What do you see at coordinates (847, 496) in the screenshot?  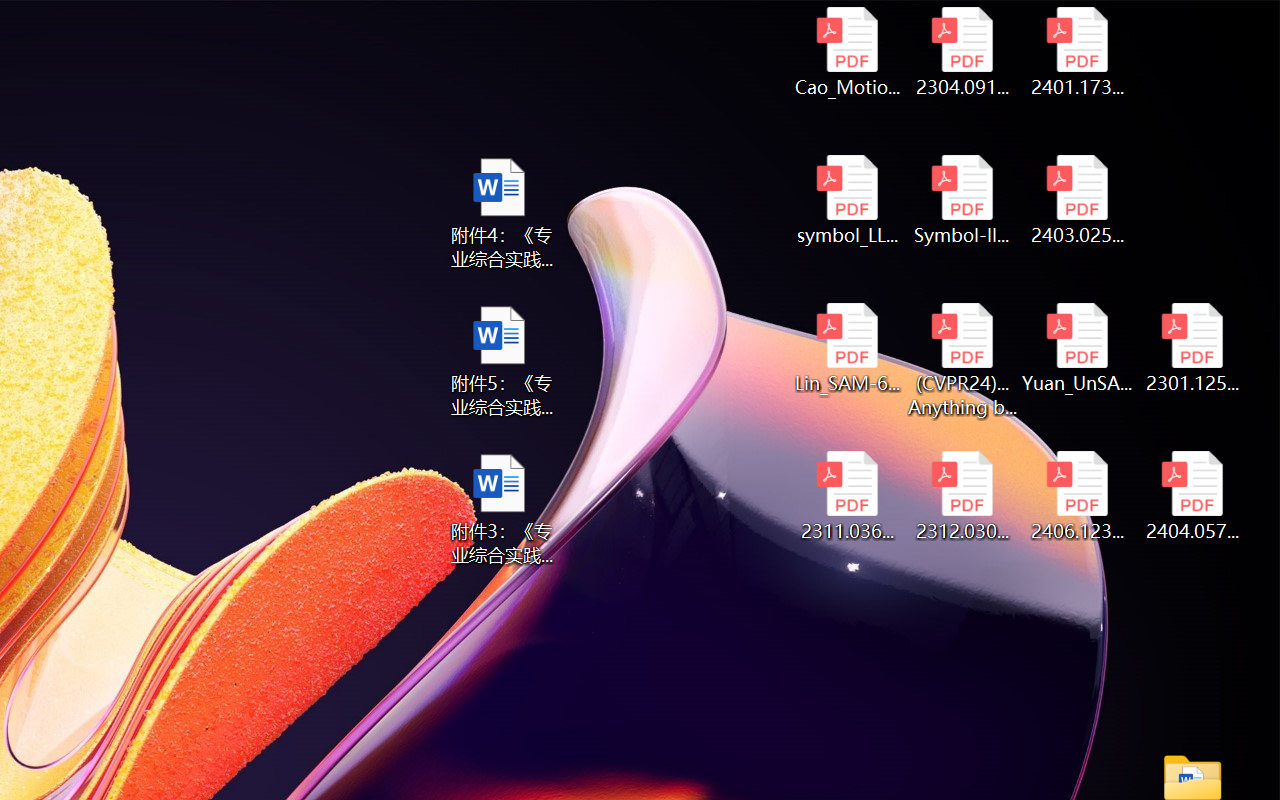 I see `'2311.03658v2.pdf'` at bounding box center [847, 496].